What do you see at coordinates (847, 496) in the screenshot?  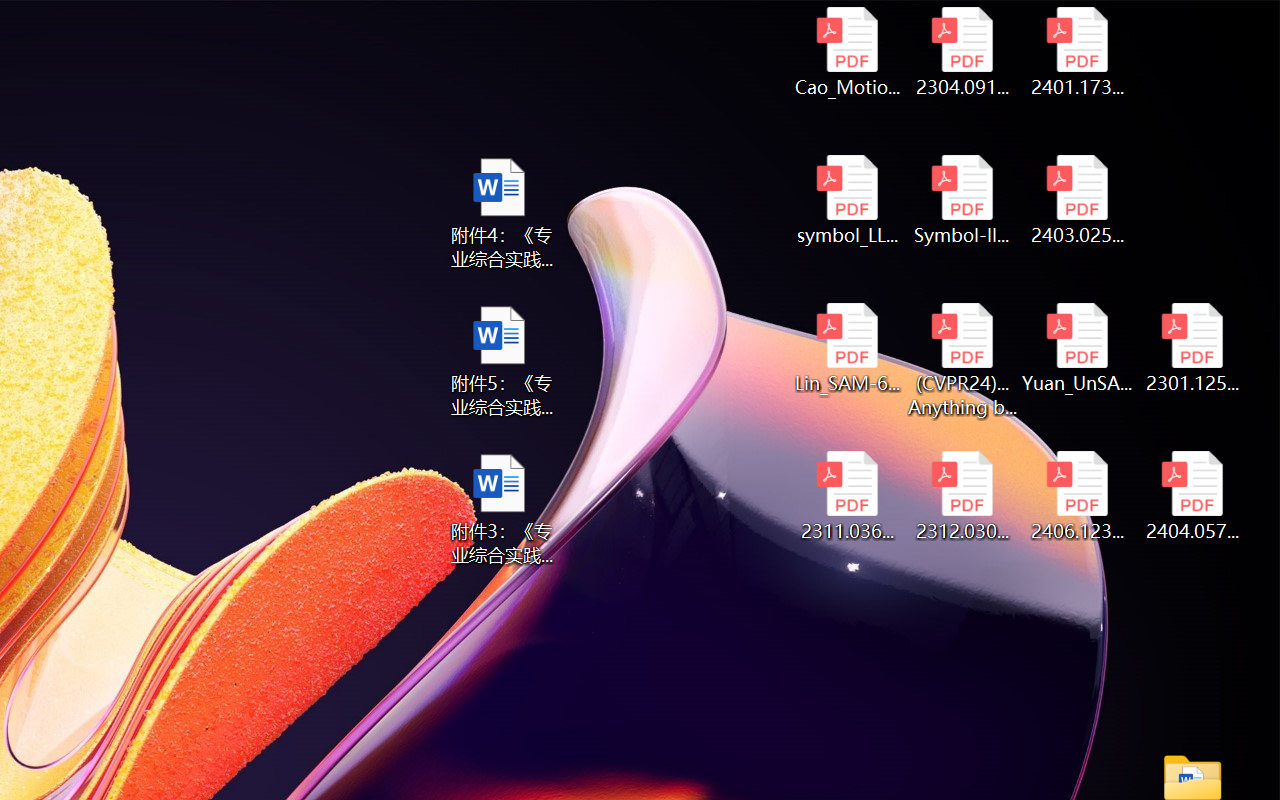 I see `'2311.03658v2.pdf'` at bounding box center [847, 496].